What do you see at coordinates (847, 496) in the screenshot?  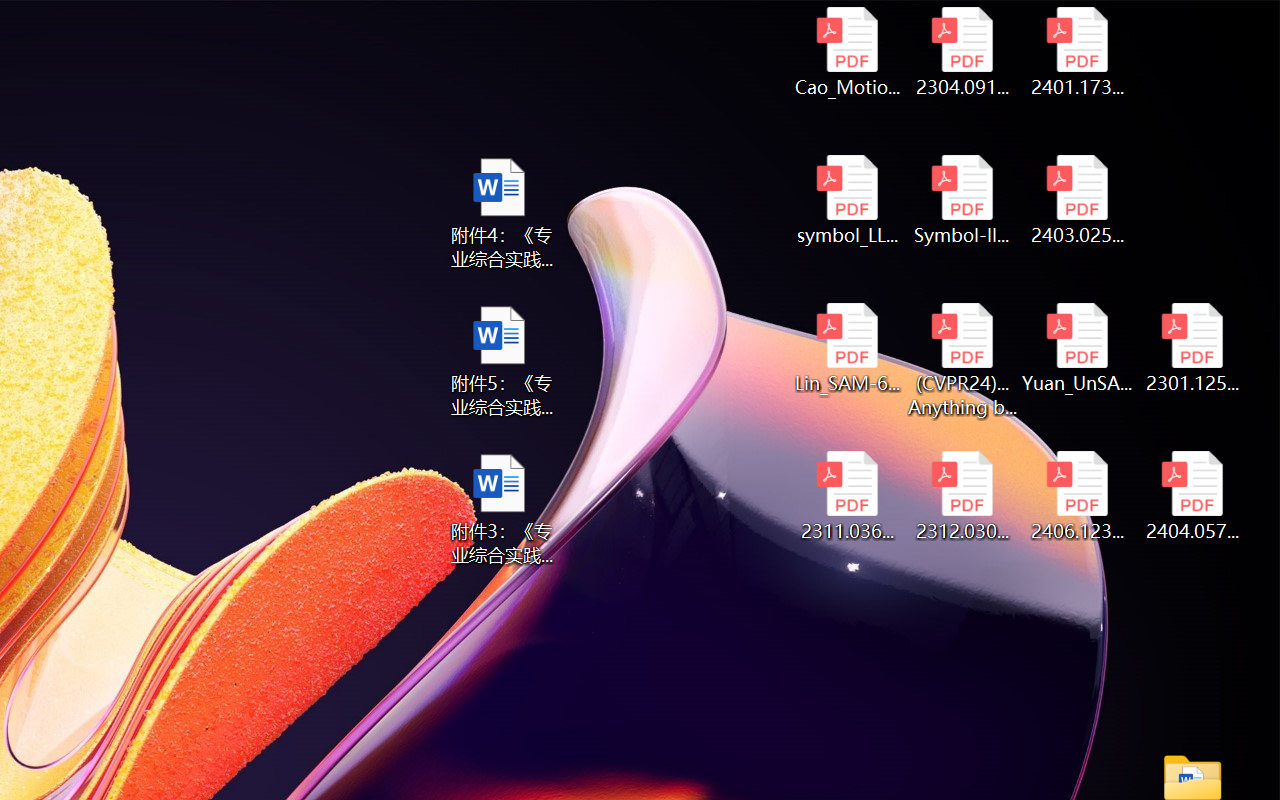 I see `'2311.03658v2.pdf'` at bounding box center [847, 496].